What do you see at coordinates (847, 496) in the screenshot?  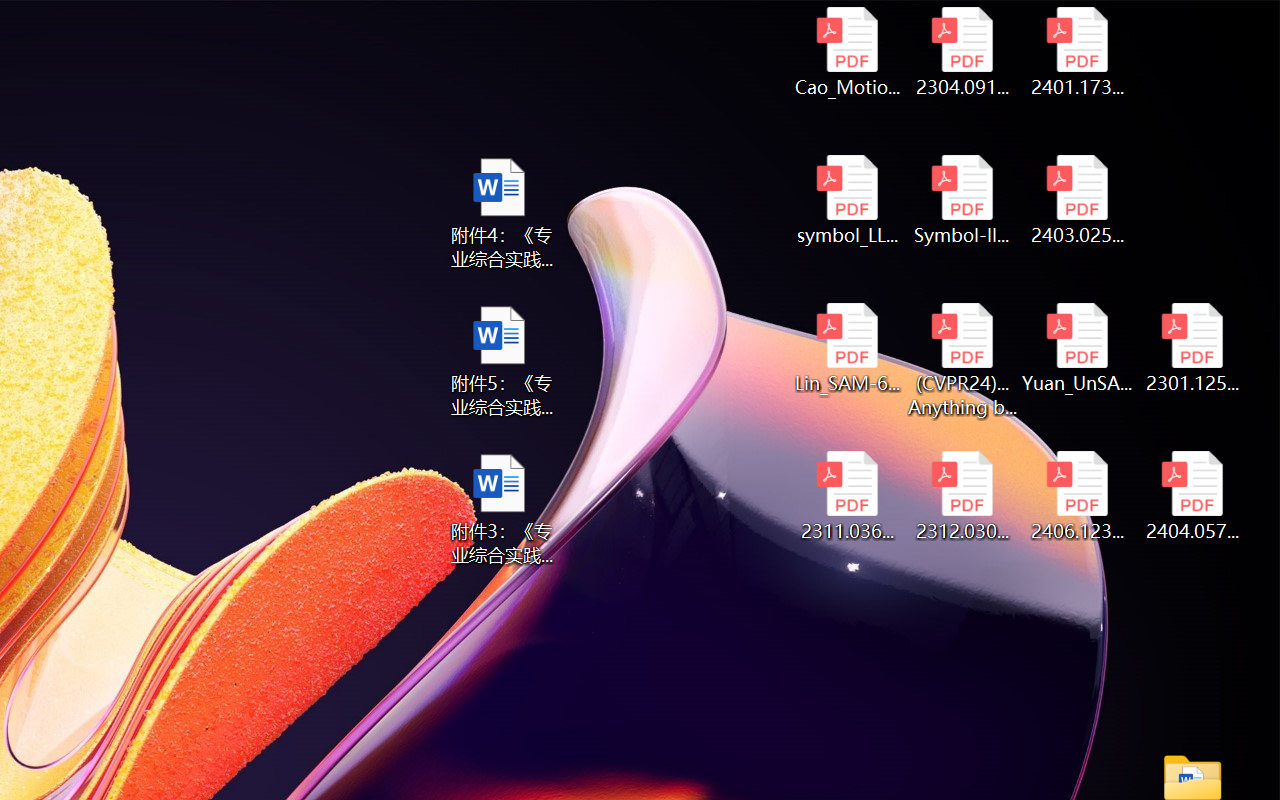 I see `'2311.03658v2.pdf'` at bounding box center [847, 496].